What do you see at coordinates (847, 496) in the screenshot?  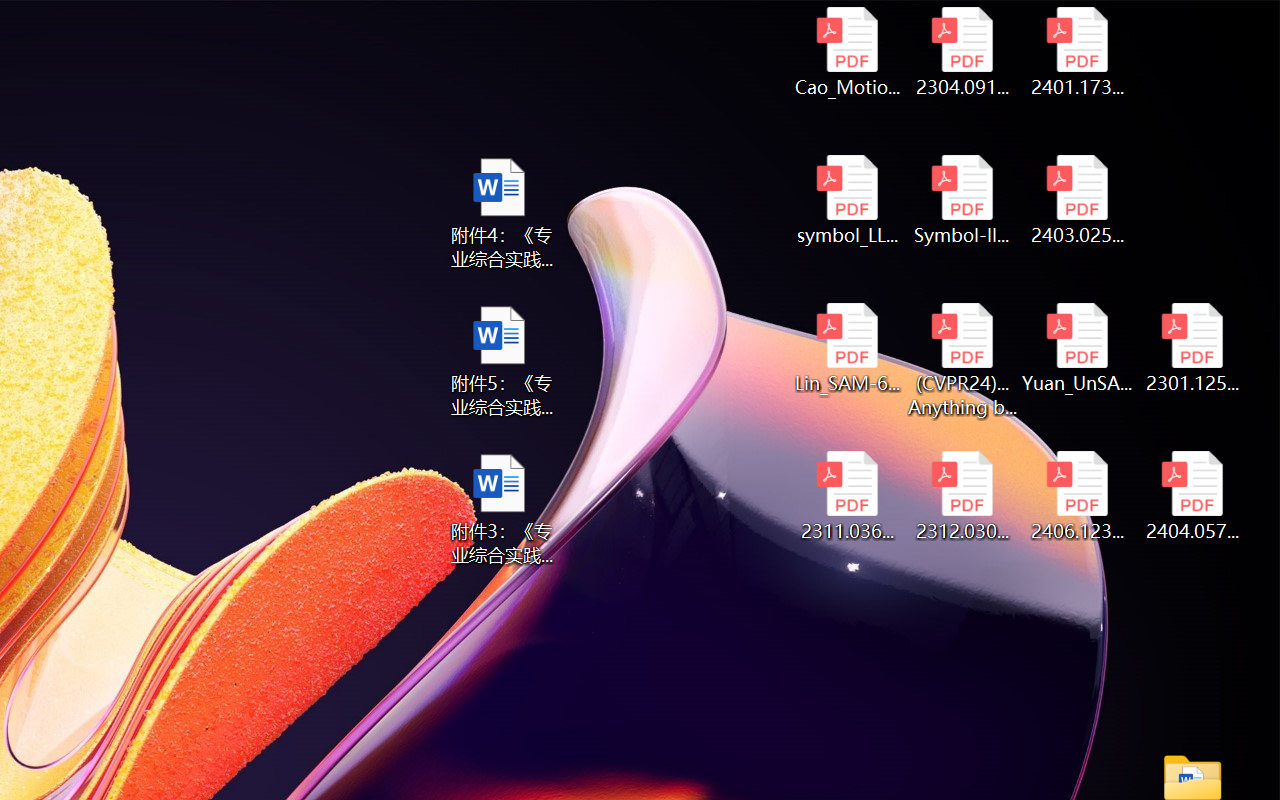 I see `'2311.03658v2.pdf'` at bounding box center [847, 496].